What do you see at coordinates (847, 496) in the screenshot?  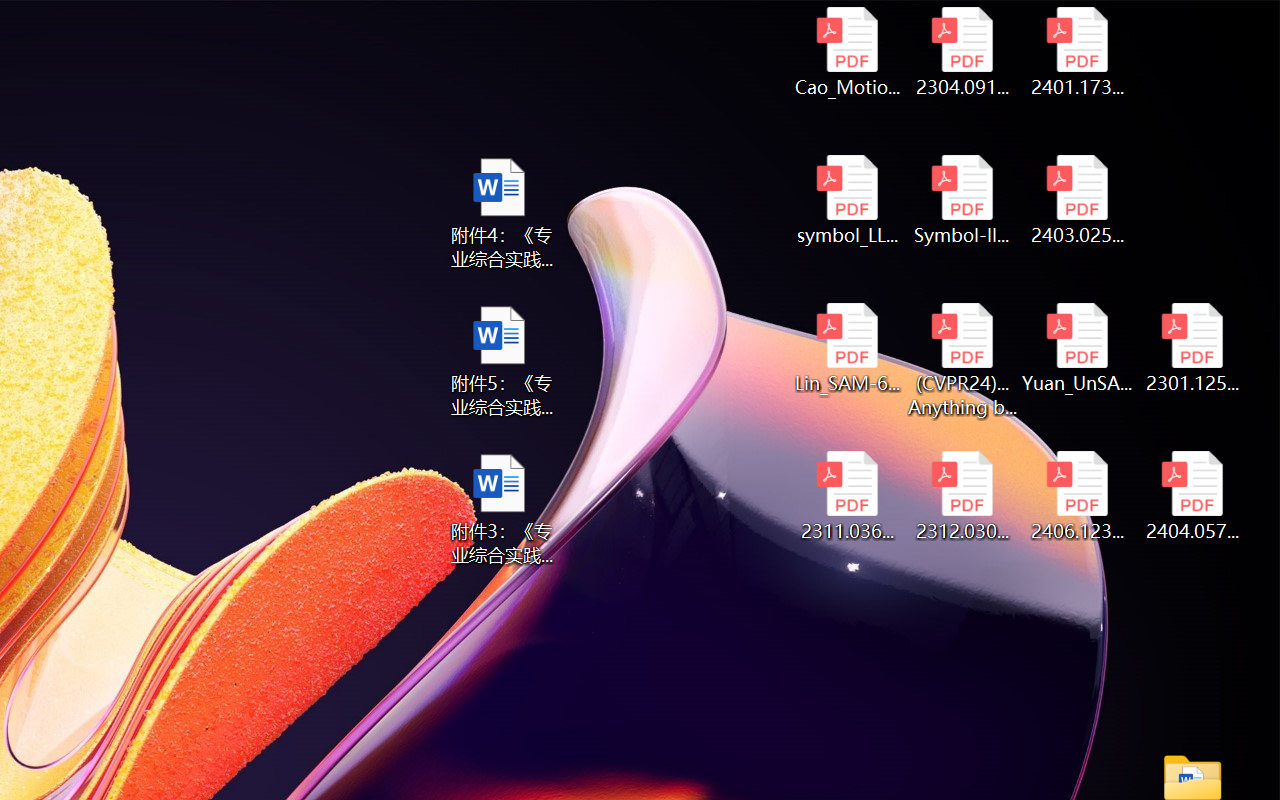 I see `'2311.03658v2.pdf'` at bounding box center [847, 496].